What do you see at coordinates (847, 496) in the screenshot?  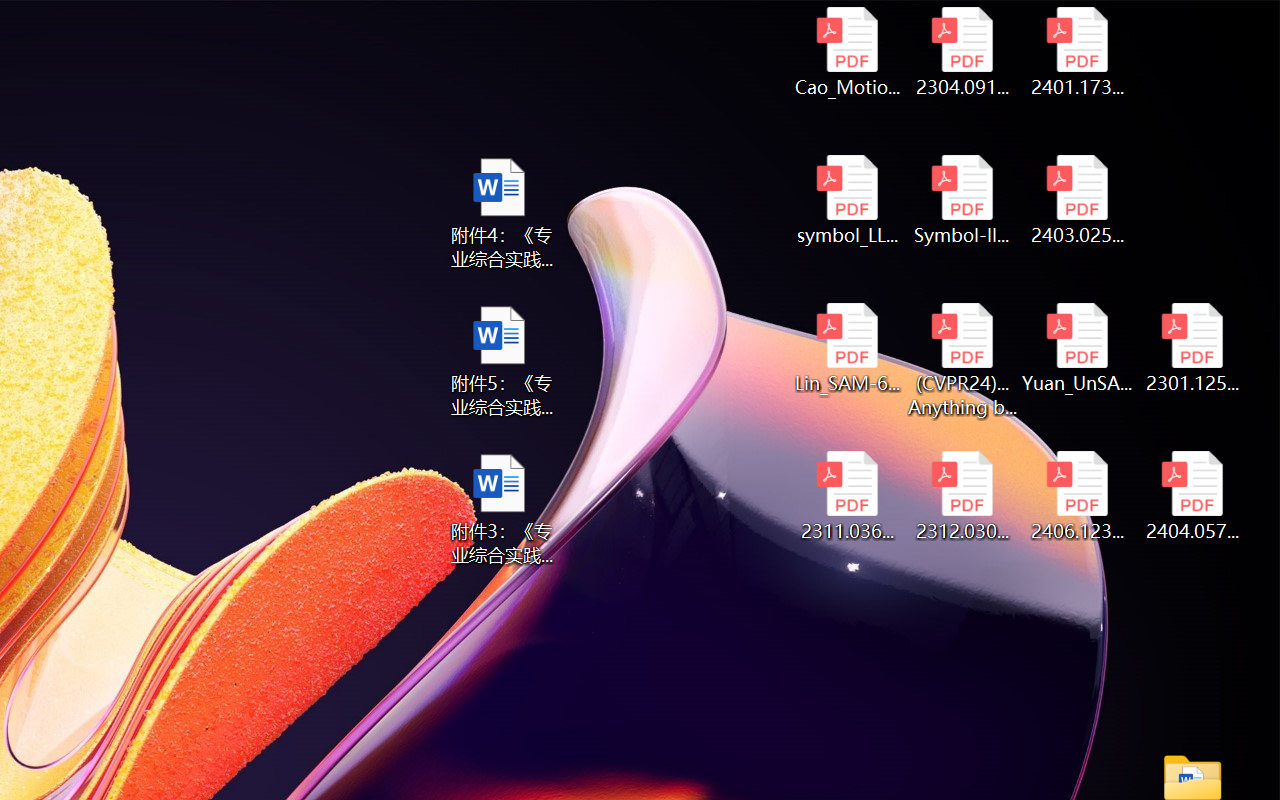 I see `'2311.03658v2.pdf'` at bounding box center [847, 496].